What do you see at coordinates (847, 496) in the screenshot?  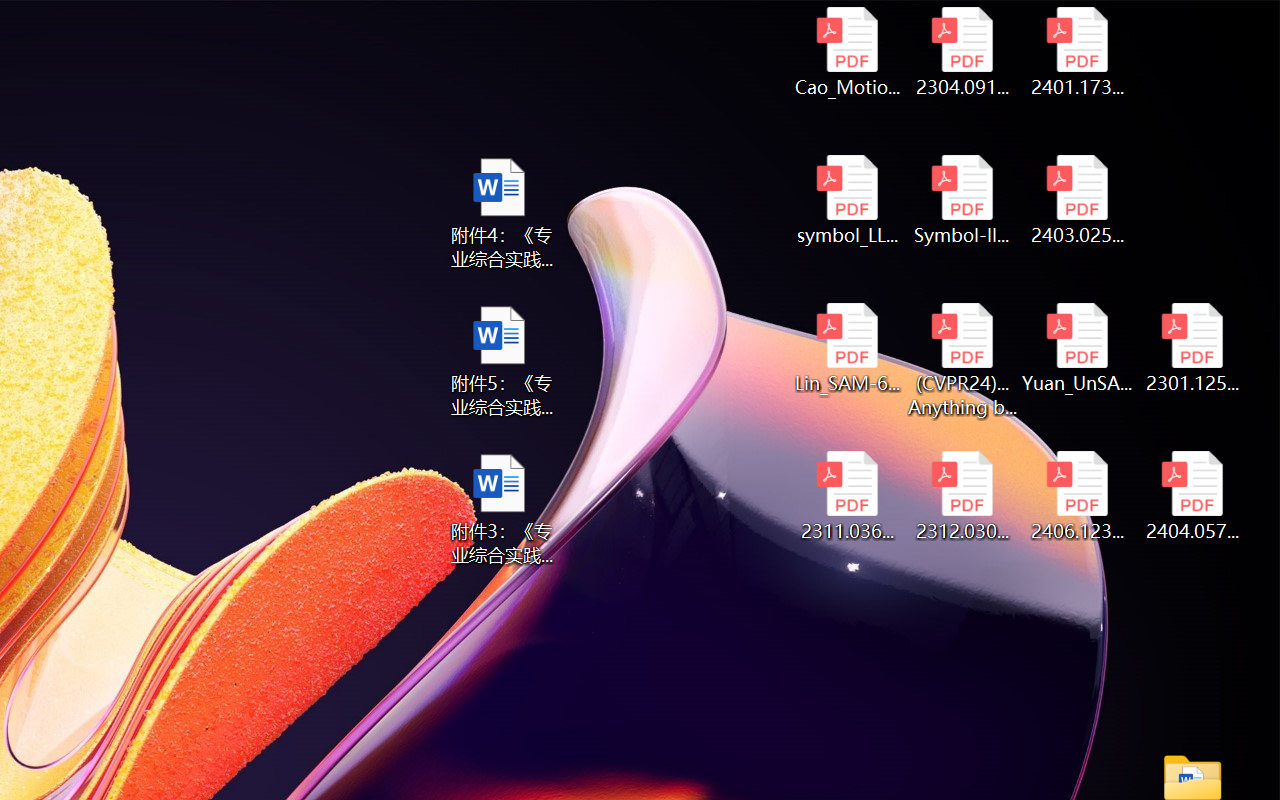 I see `'2311.03658v2.pdf'` at bounding box center [847, 496].